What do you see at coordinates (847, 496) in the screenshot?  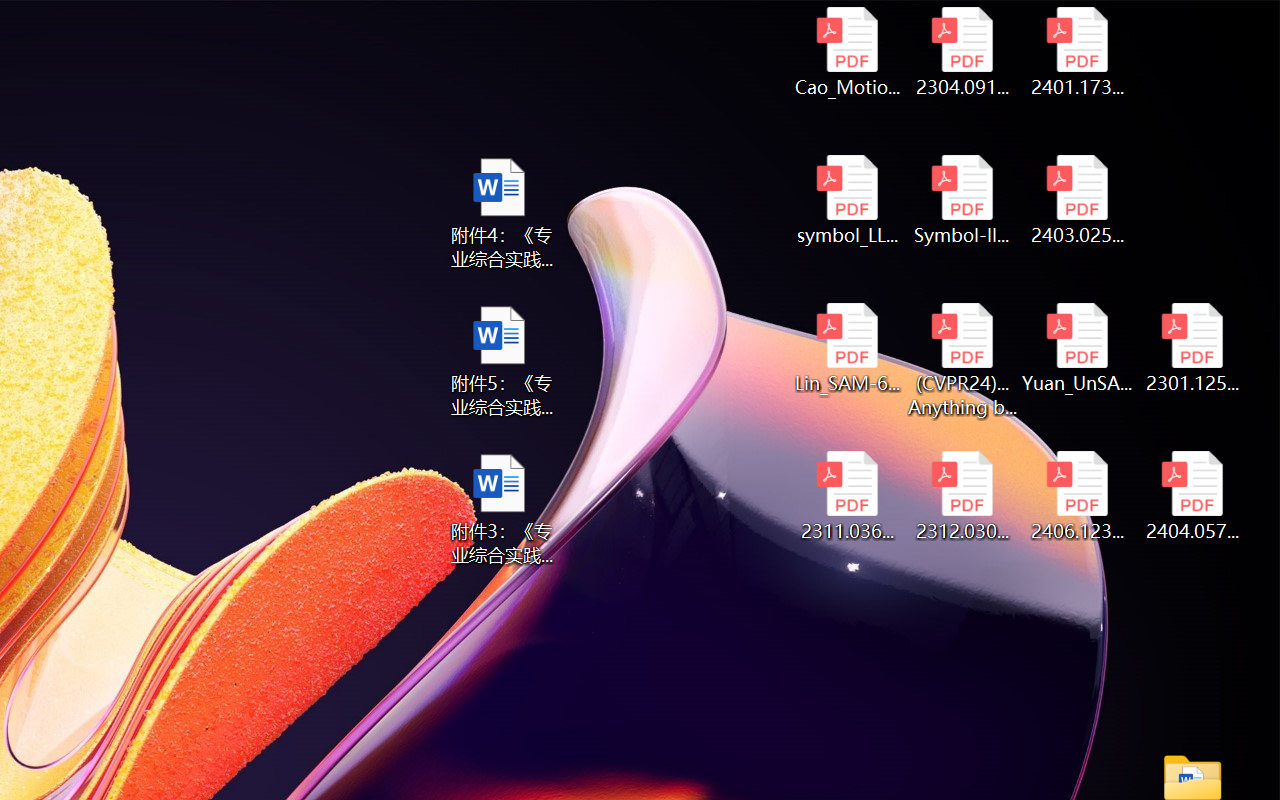 I see `'2311.03658v2.pdf'` at bounding box center [847, 496].